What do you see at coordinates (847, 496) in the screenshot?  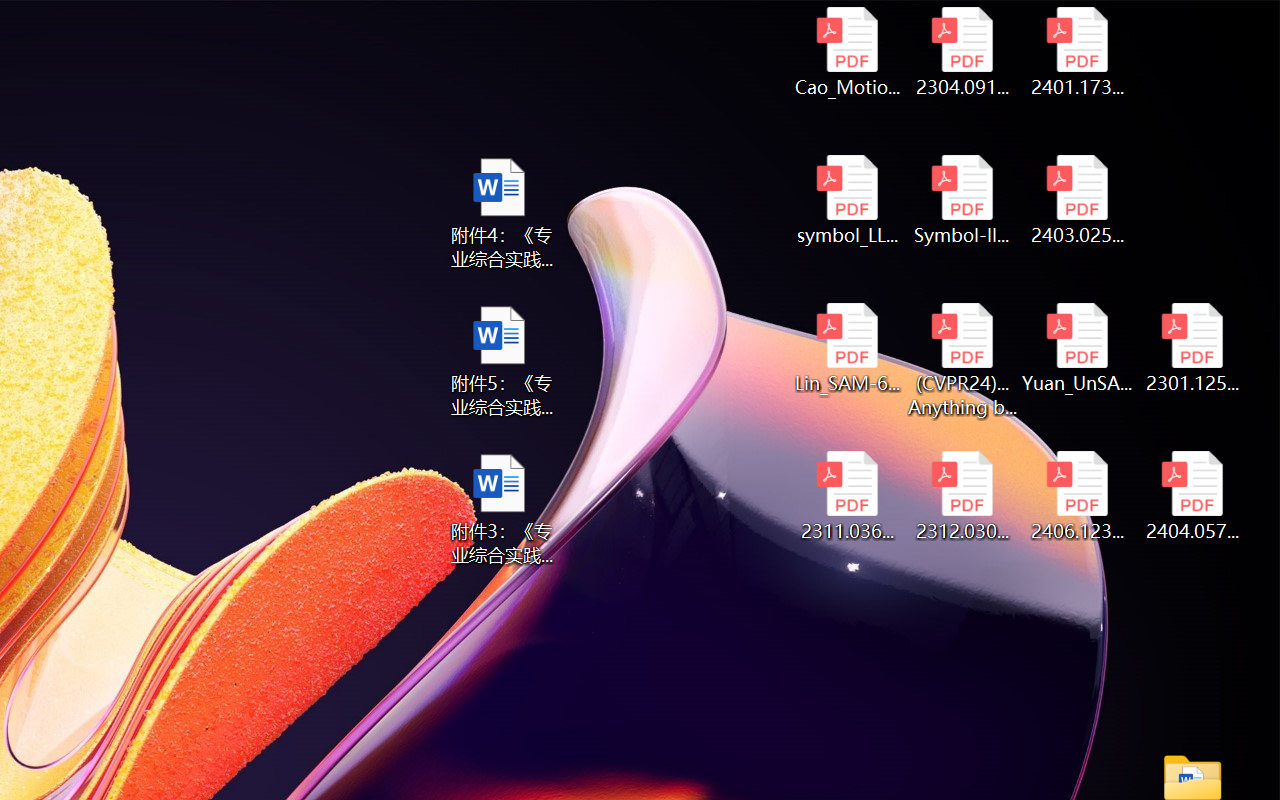 I see `'2311.03658v2.pdf'` at bounding box center [847, 496].